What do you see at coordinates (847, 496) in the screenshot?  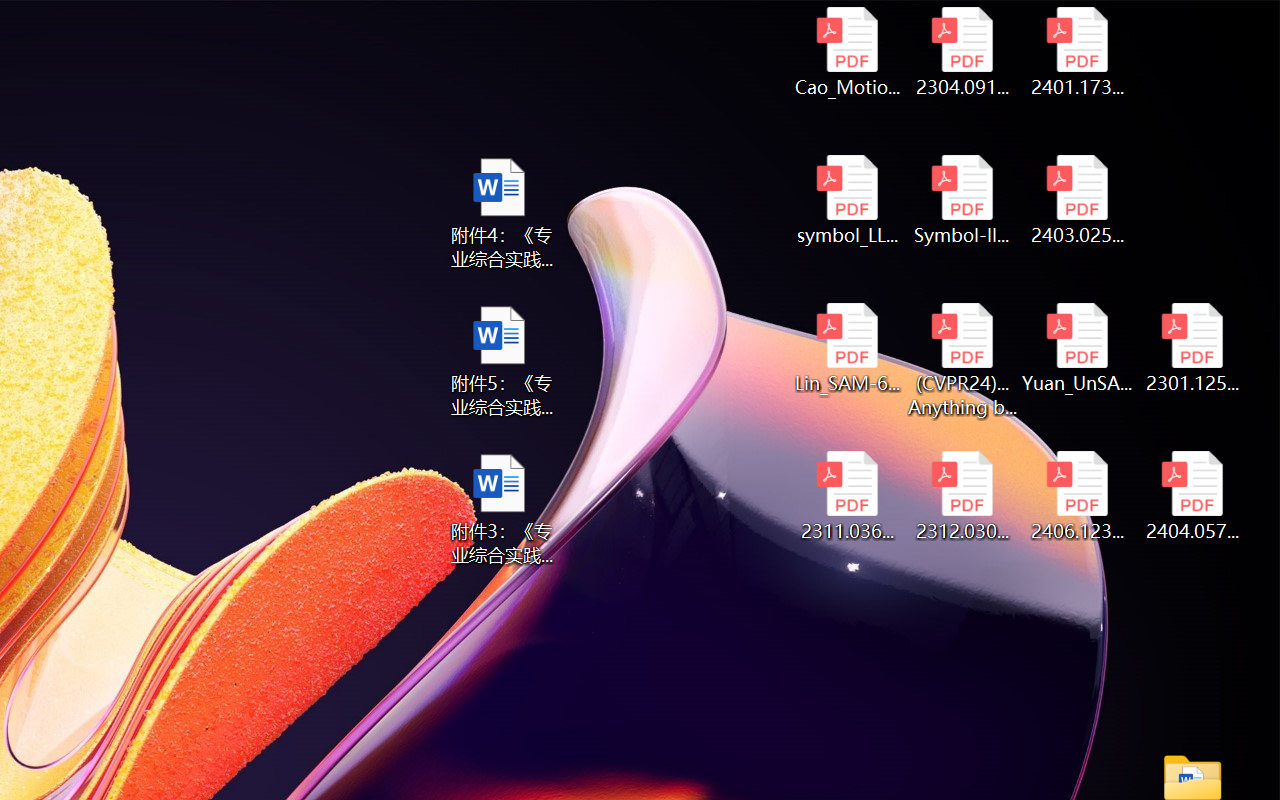 I see `'2311.03658v2.pdf'` at bounding box center [847, 496].